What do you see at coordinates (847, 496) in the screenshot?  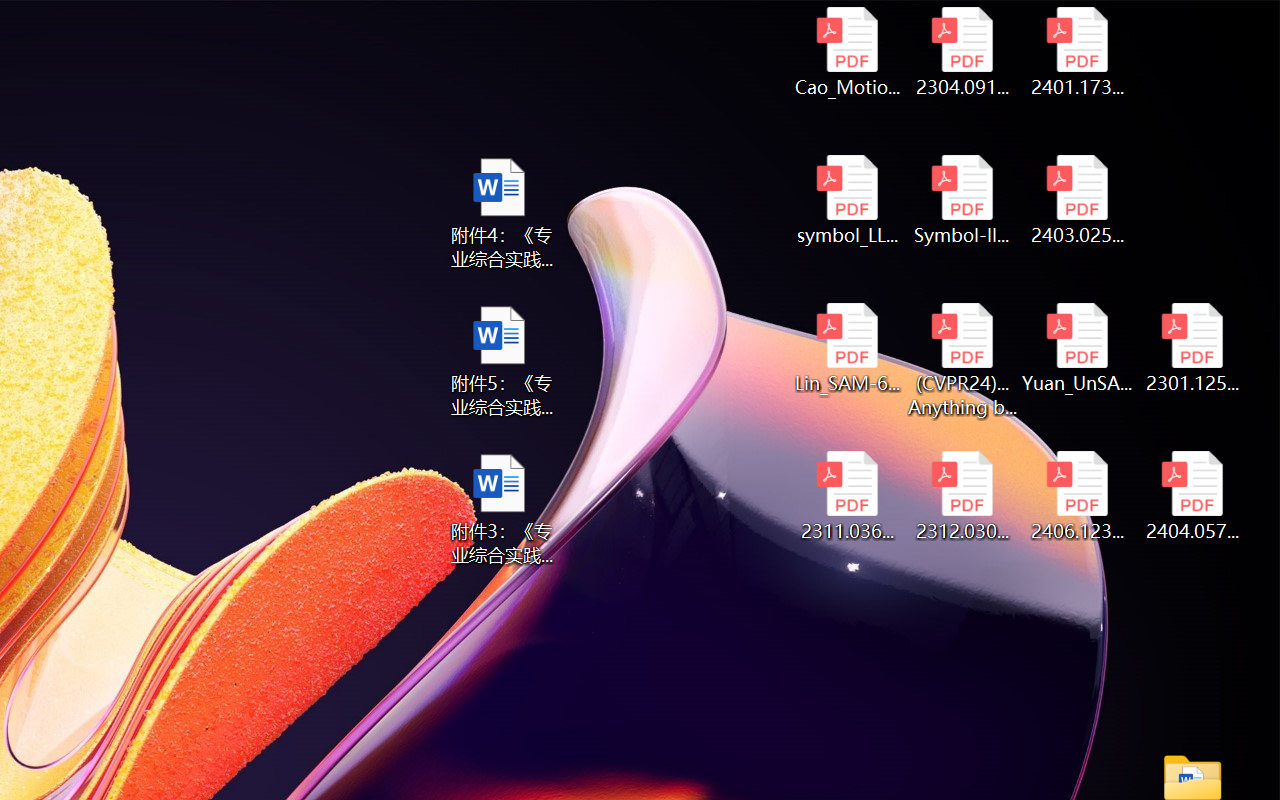 I see `'2311.03658v2.pdf'` at bounding box center [847, 496].